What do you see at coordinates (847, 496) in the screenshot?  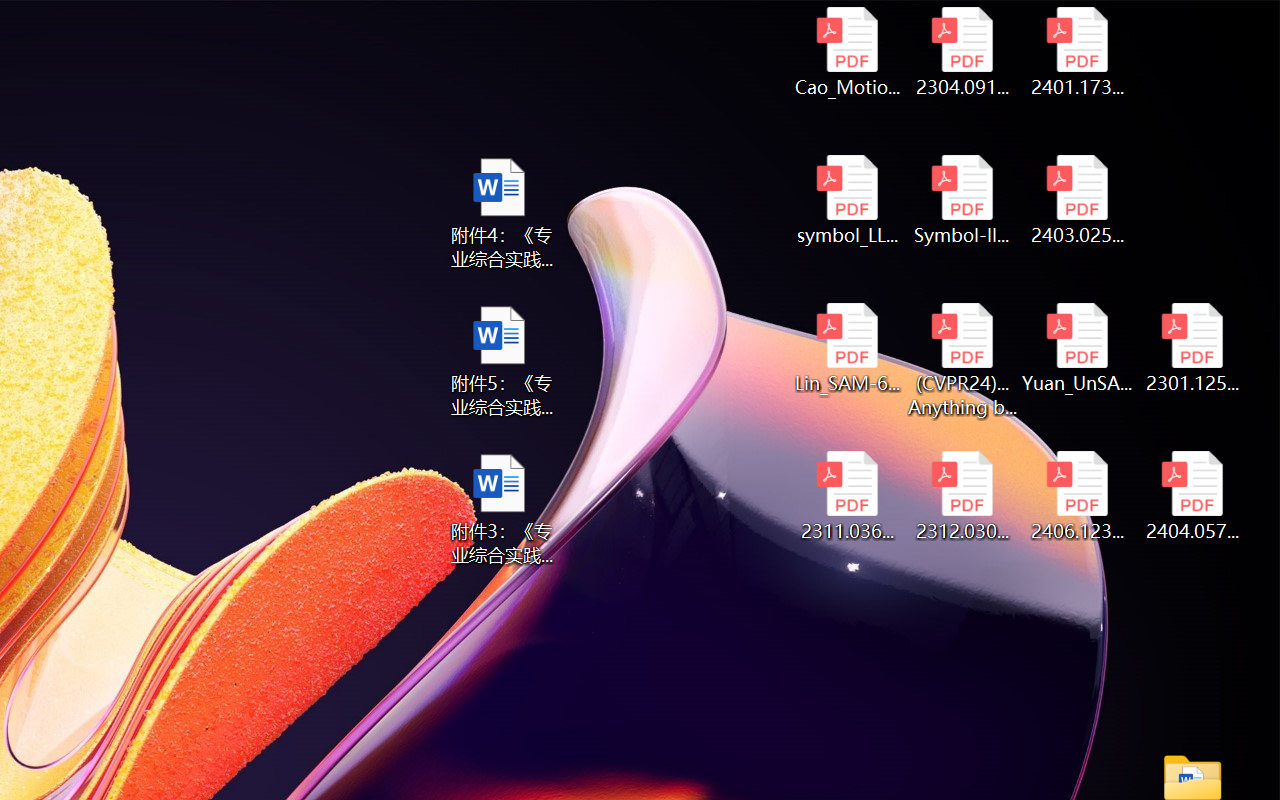 I see `'2311.03658v2.pdf'` at bounding box center [847, 496].